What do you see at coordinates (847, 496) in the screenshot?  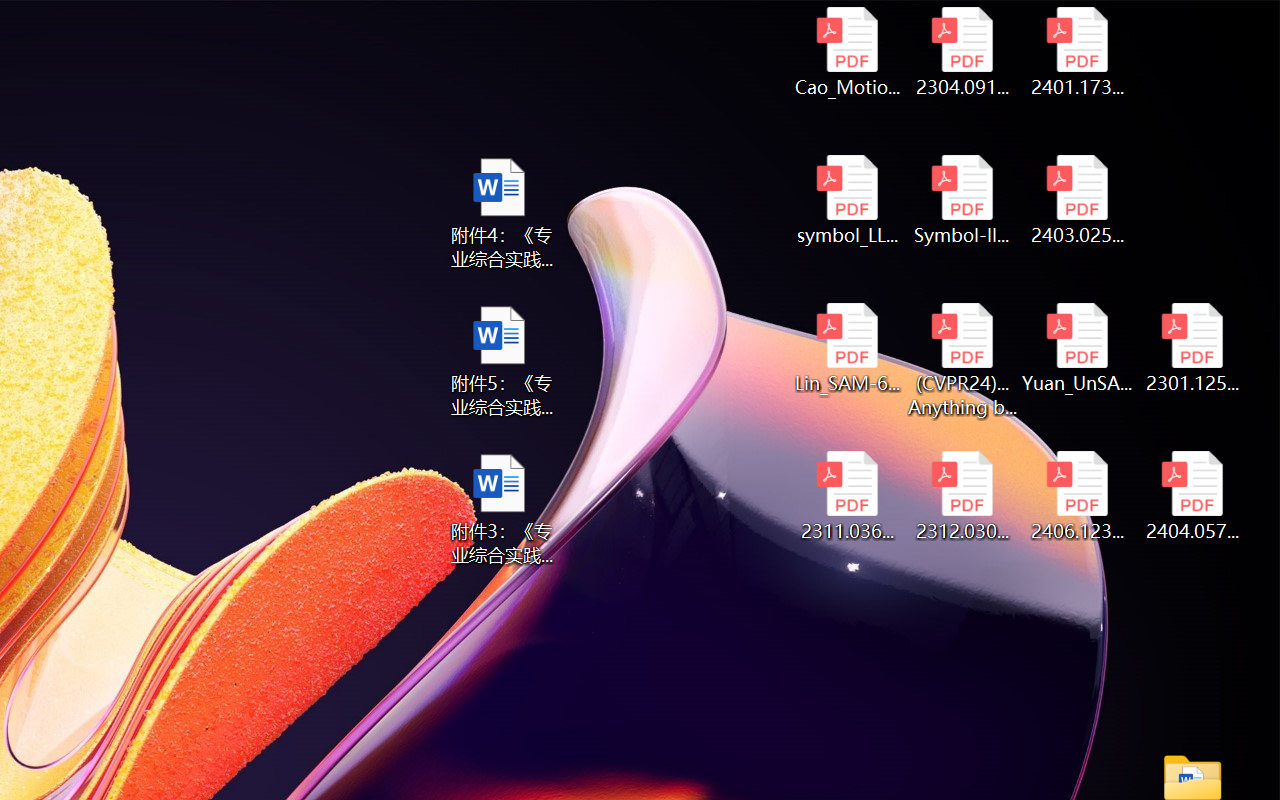 I see `'2311.03658v2.pdf'` at bounding box center [847, 496].